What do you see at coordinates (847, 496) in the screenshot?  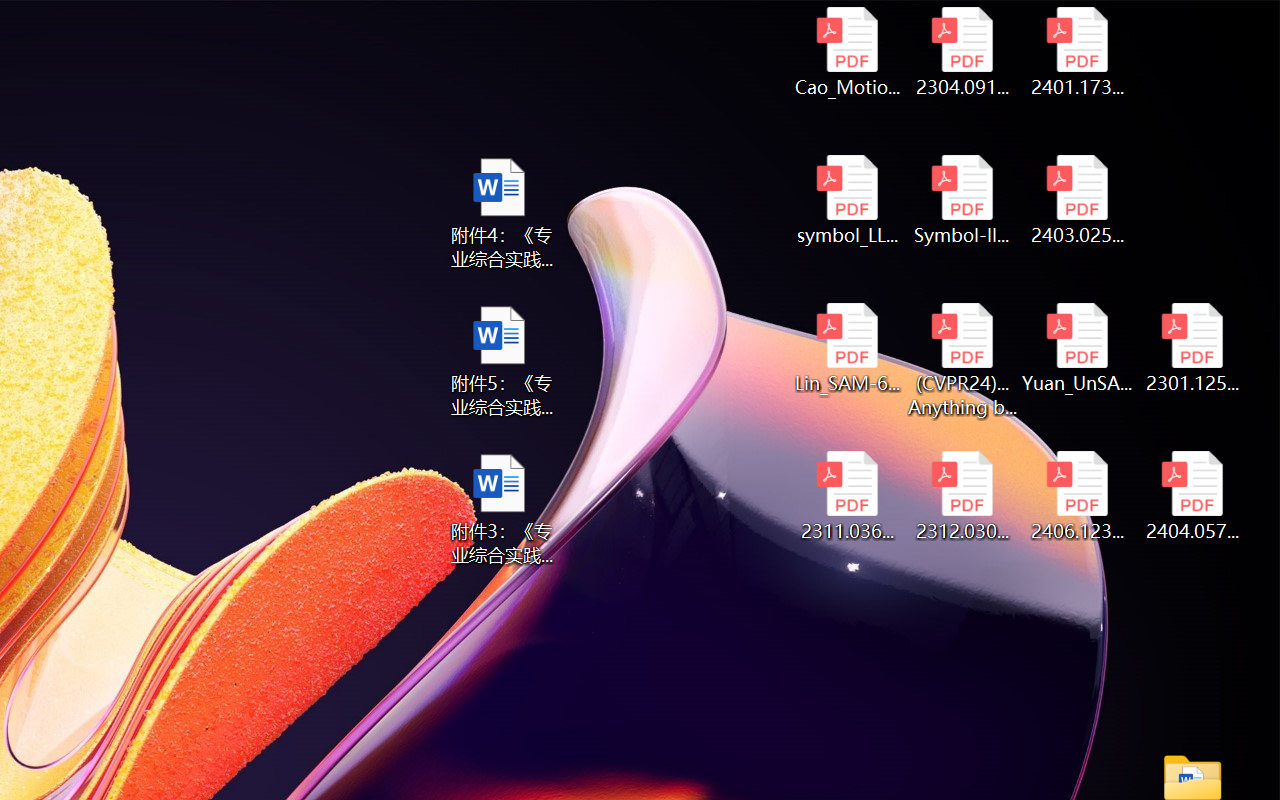 I see `'2311.03658v2.pdf'` at bounding box center [847, 496].